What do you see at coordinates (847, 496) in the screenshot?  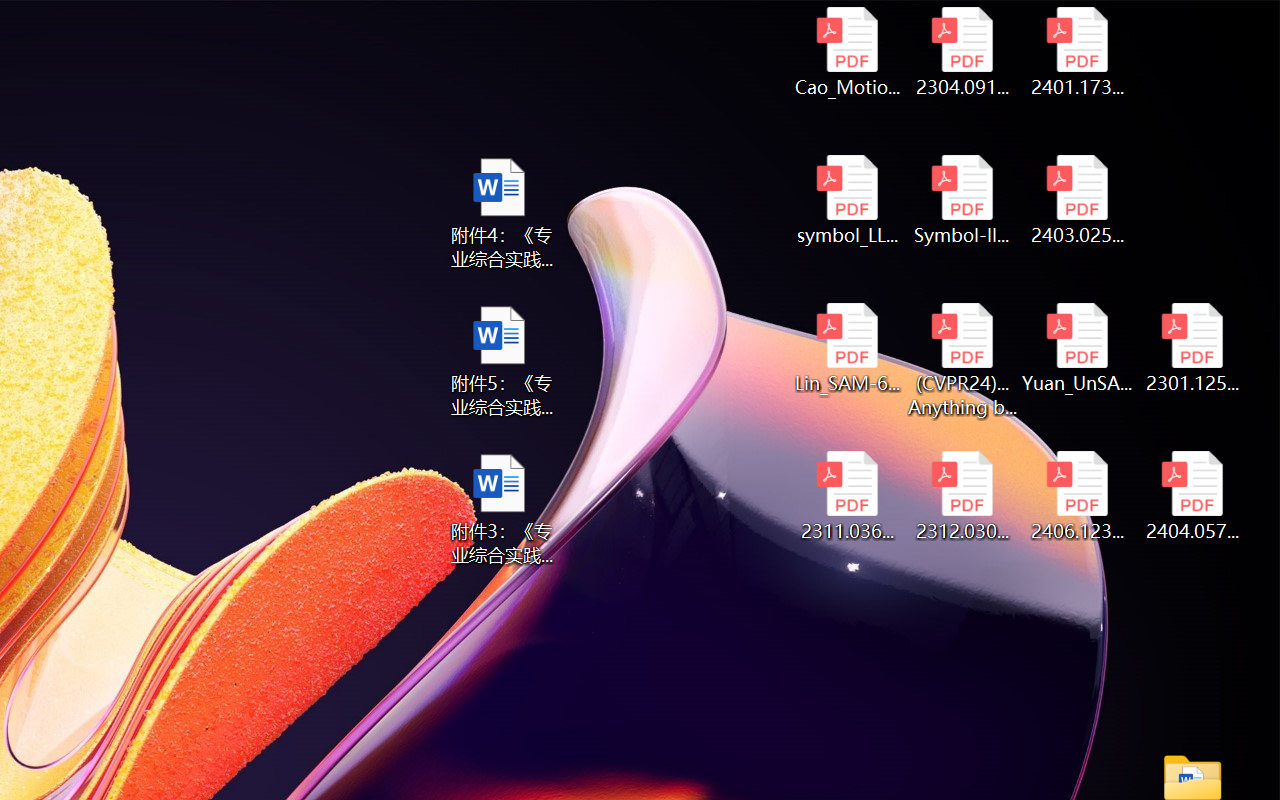 I see `'2311.03658v2.pdf'` at bounding box center [847, 496].